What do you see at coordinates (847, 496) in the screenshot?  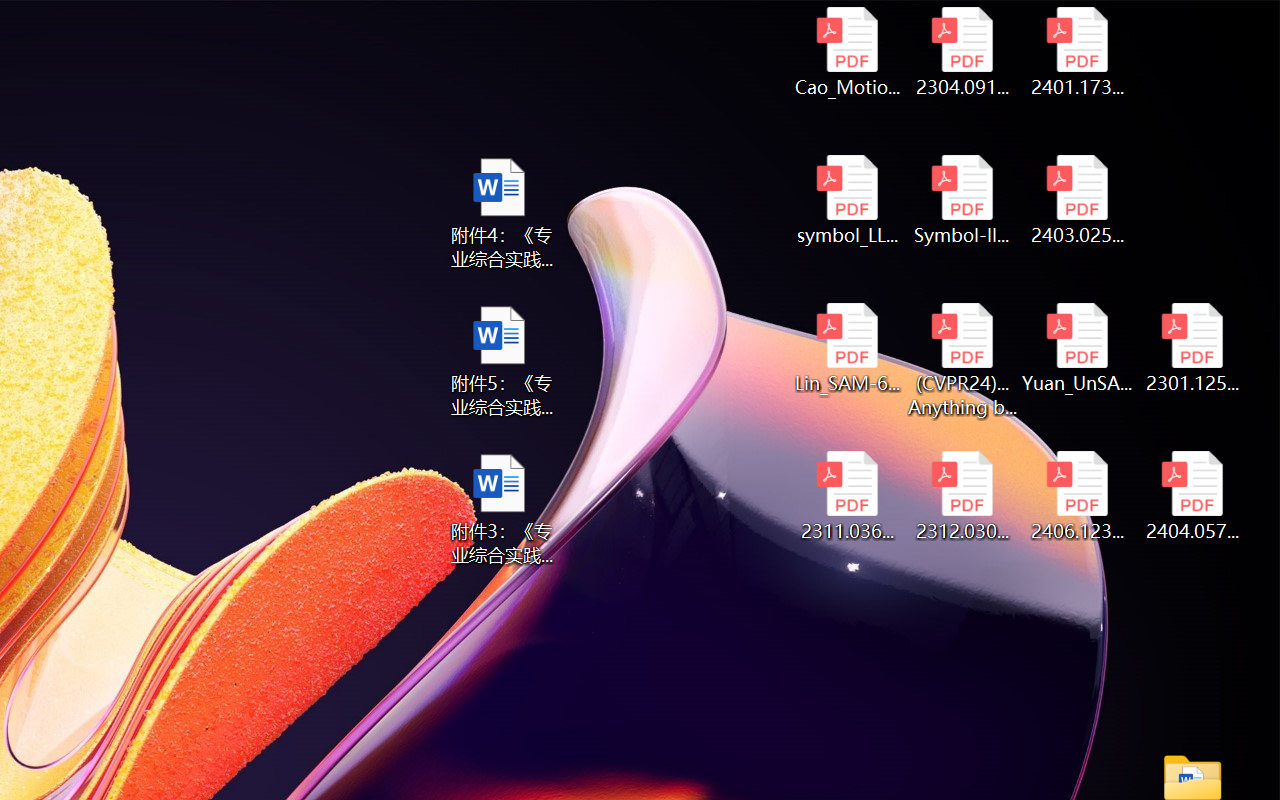 I see `'2311.03658v2.pdf'` at bounding box center [847, 496].